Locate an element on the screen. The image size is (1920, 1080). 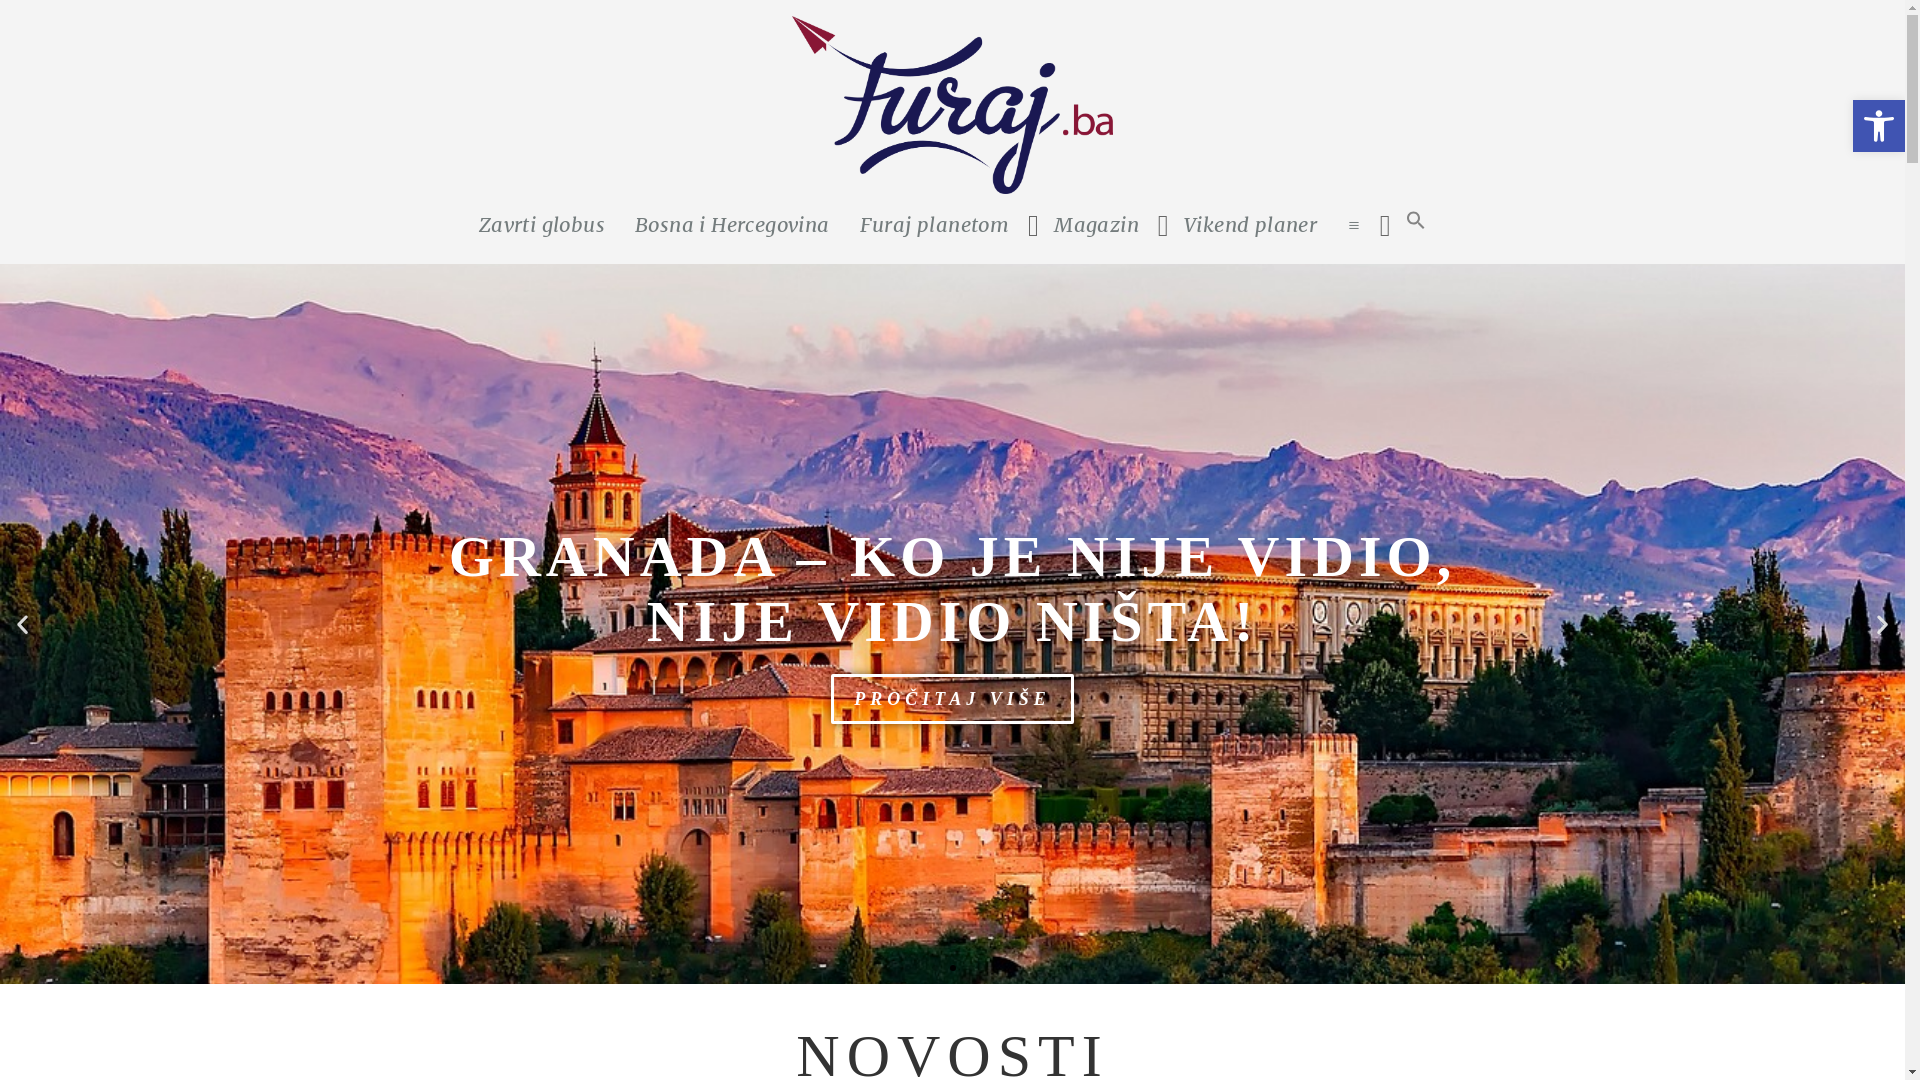
'Magazin' is located at coordinates (1095, 224).